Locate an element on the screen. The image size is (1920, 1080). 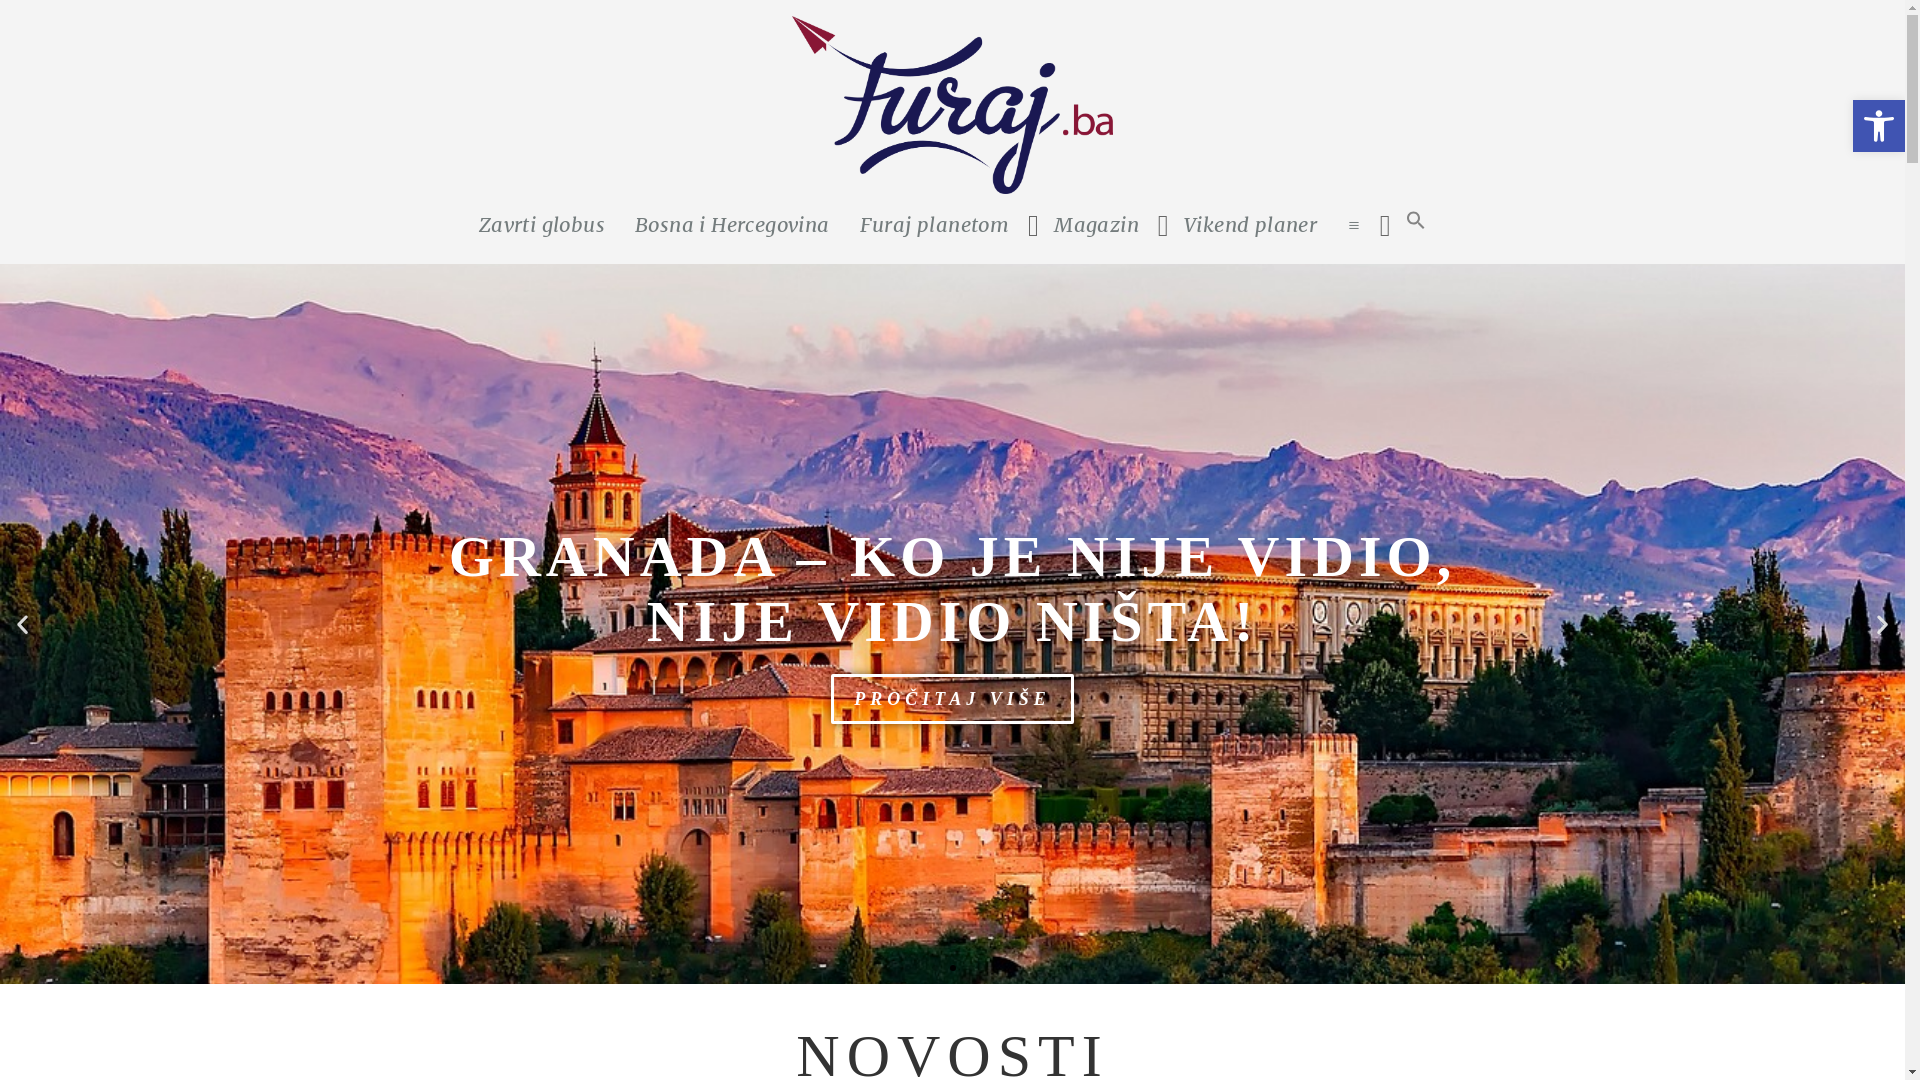
'Magazin' is located at coordinates (1095, 224).